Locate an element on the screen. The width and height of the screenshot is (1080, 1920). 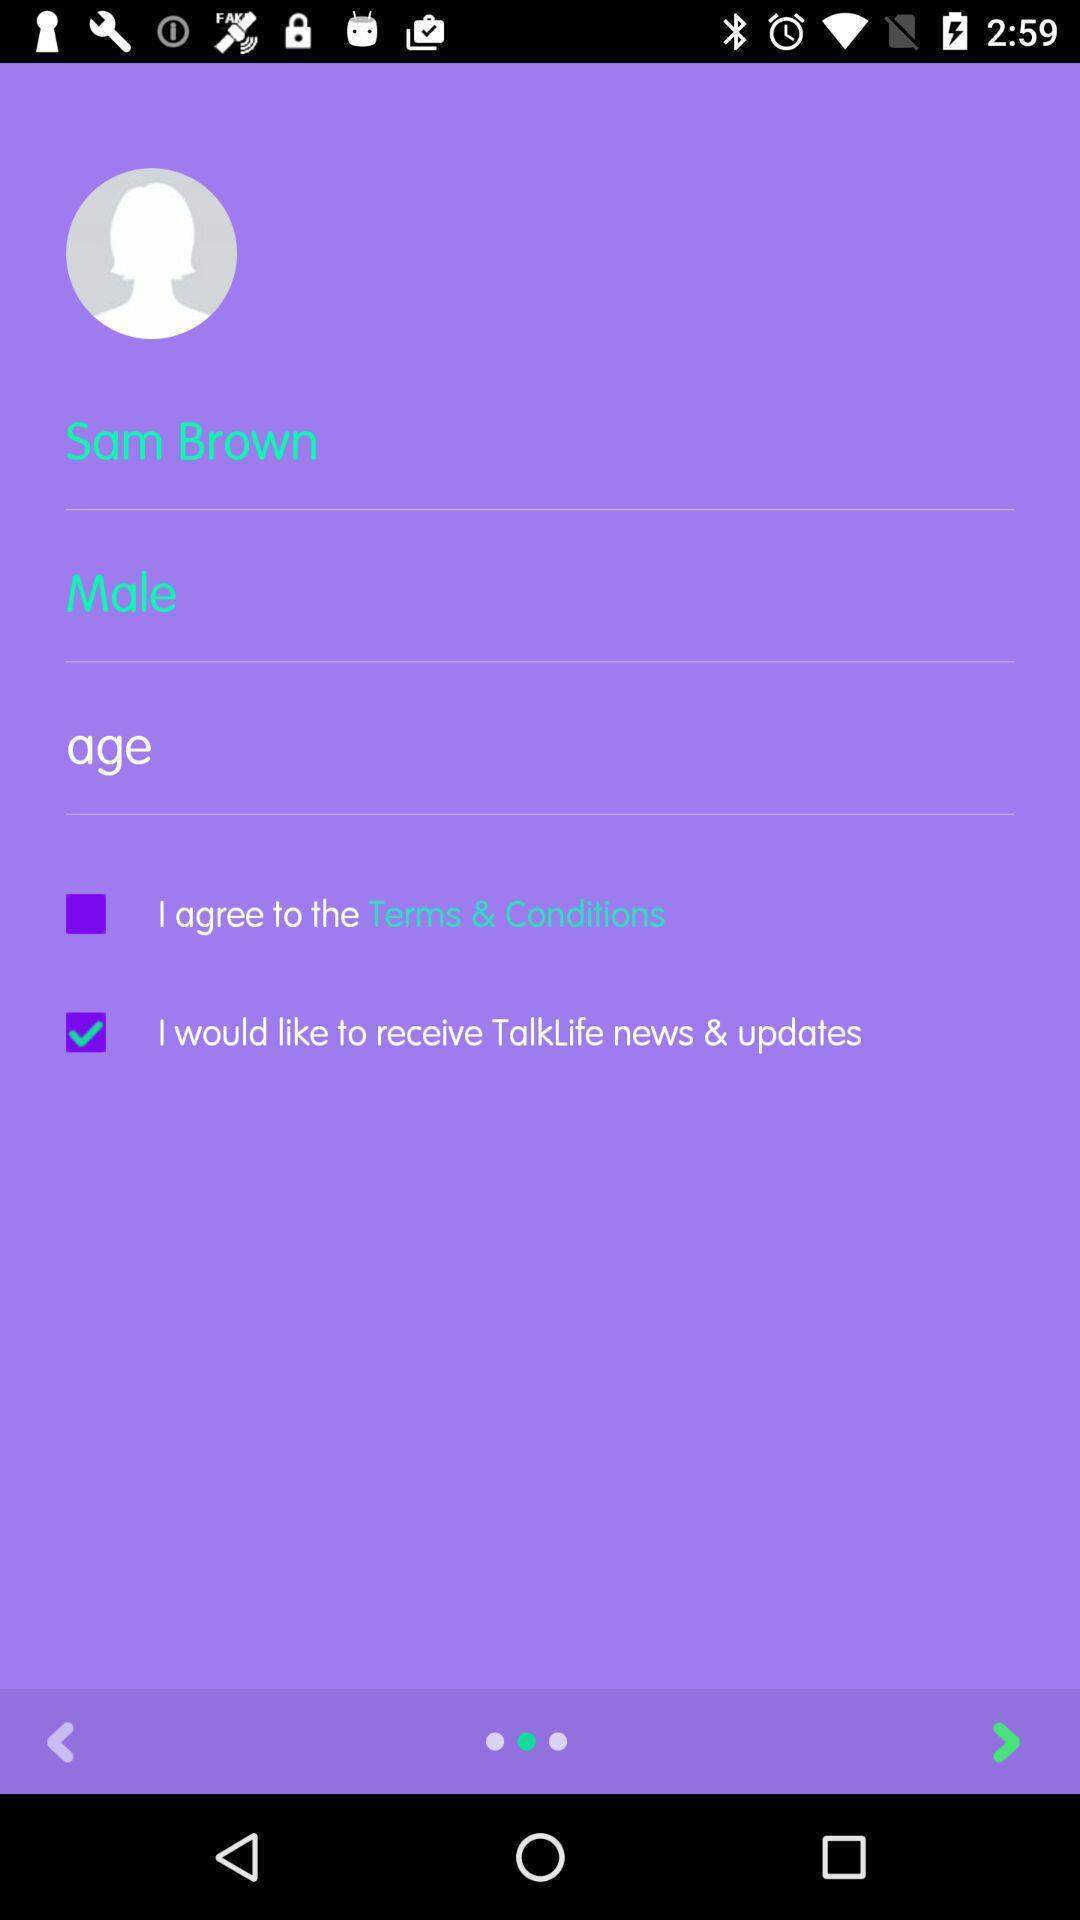
profile picture is located at coordinates (150, 252).